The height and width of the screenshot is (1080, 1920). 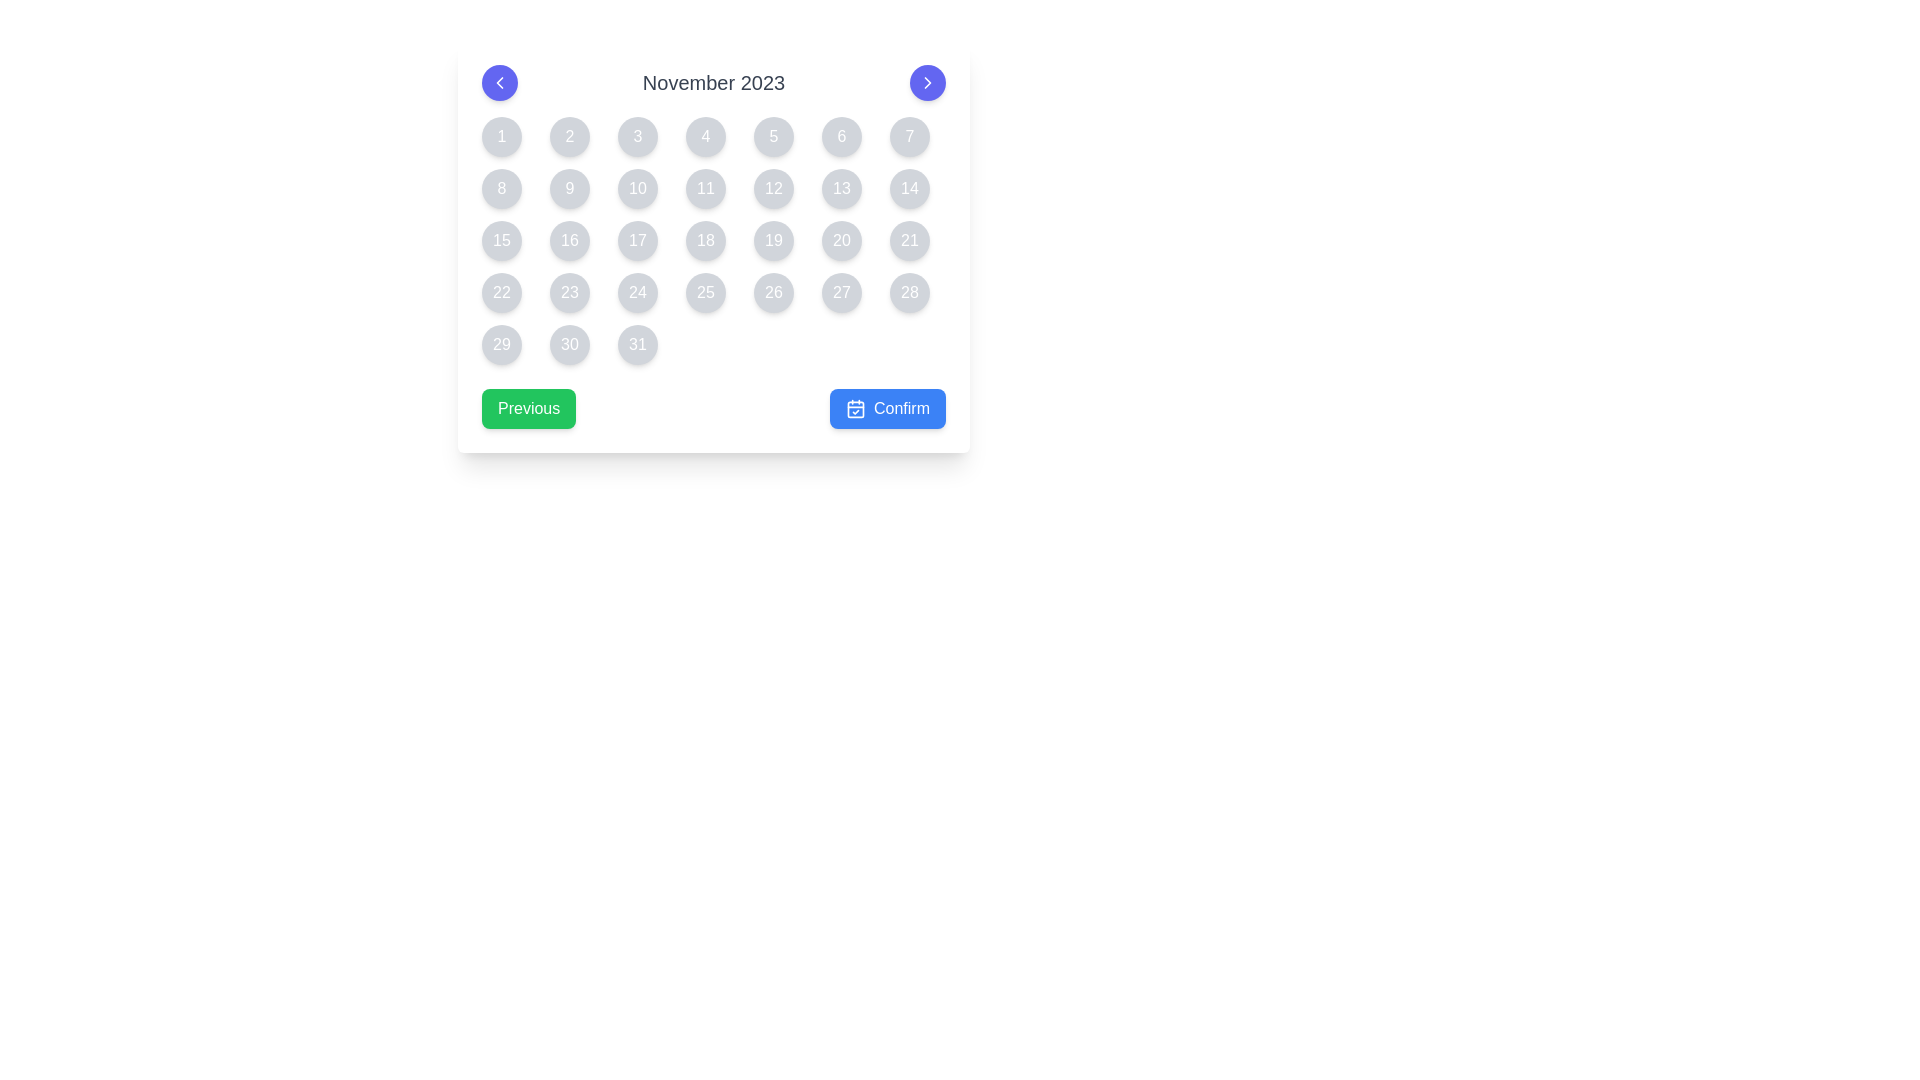 I want to click on the circular button labeled '6' with a light gray background in the November 2023 calendar grid, so click(x=841, y=136).